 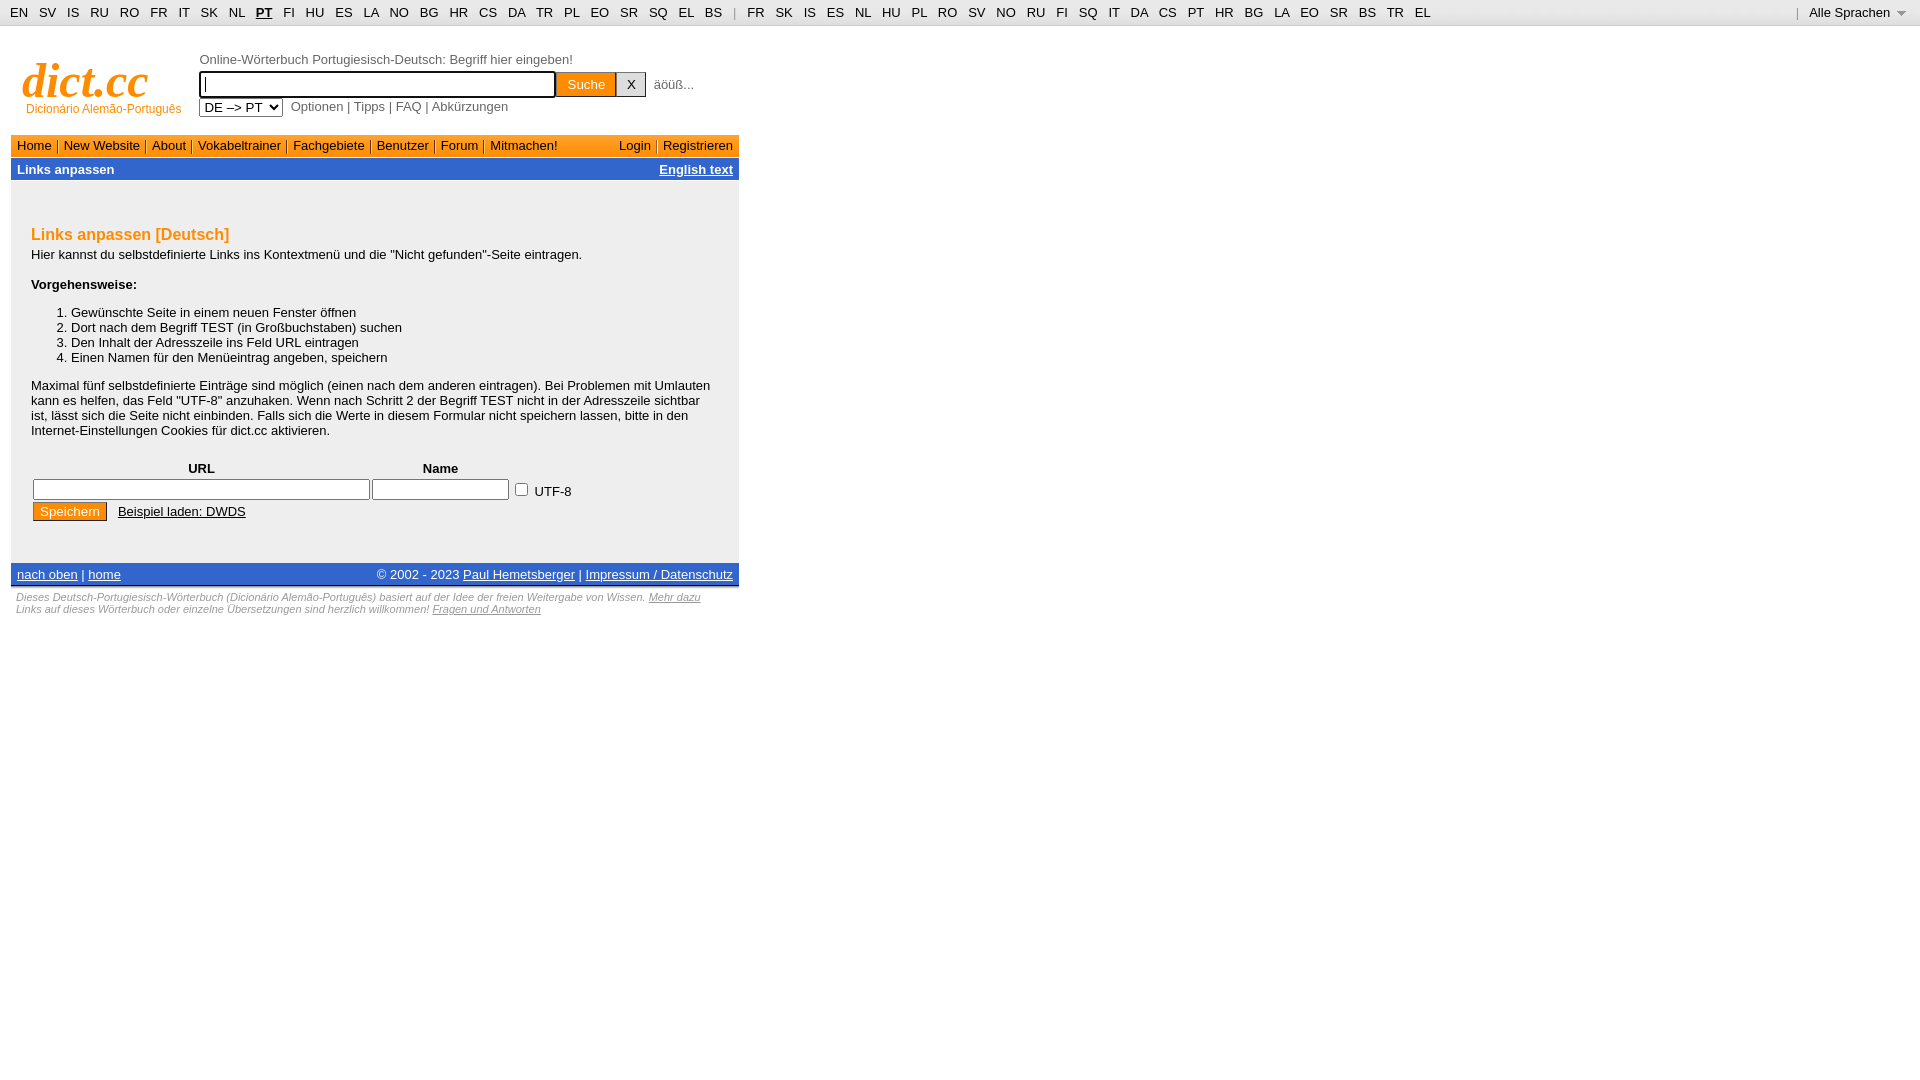 I want to click on 'SV', so click(x=47, y=12).